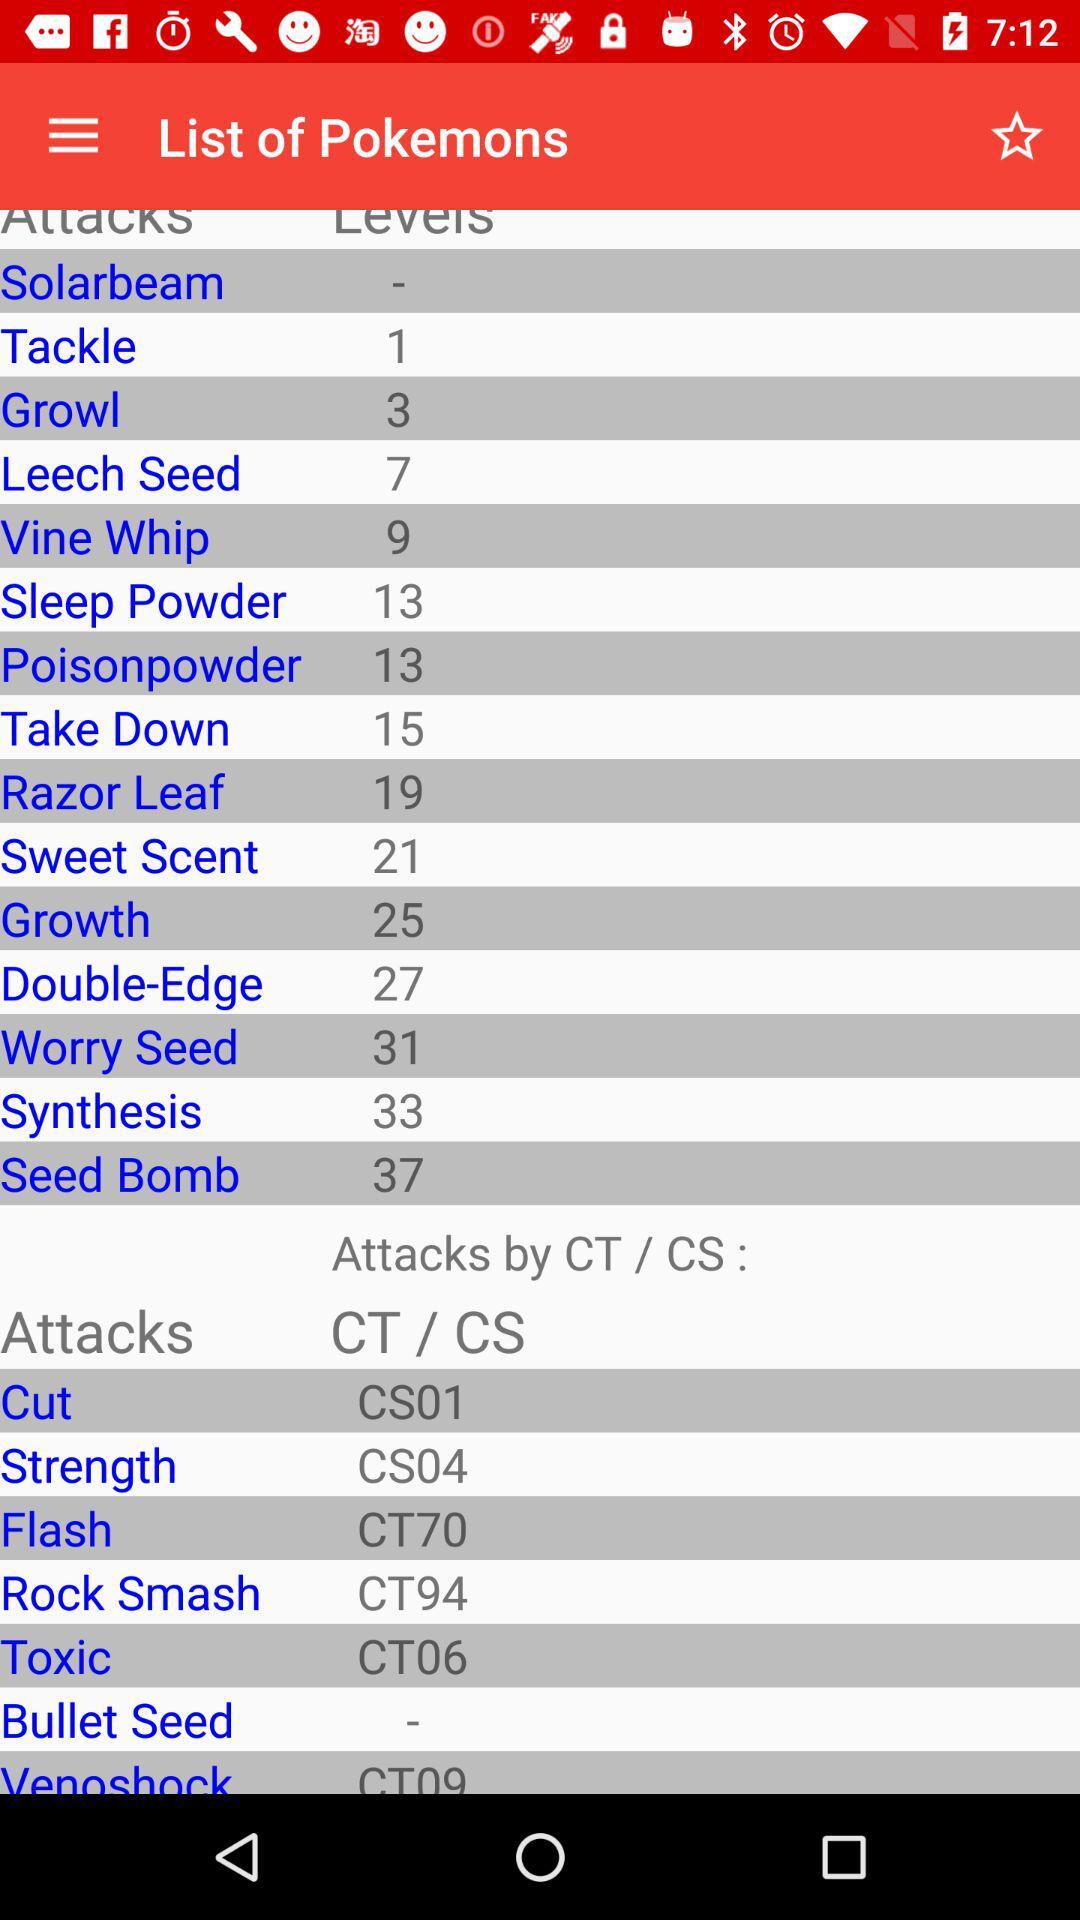 The image size is (1080, 1920). Describe the element at coordinates (149, 1772) in the screenshot. I see `venoshock` at that location.